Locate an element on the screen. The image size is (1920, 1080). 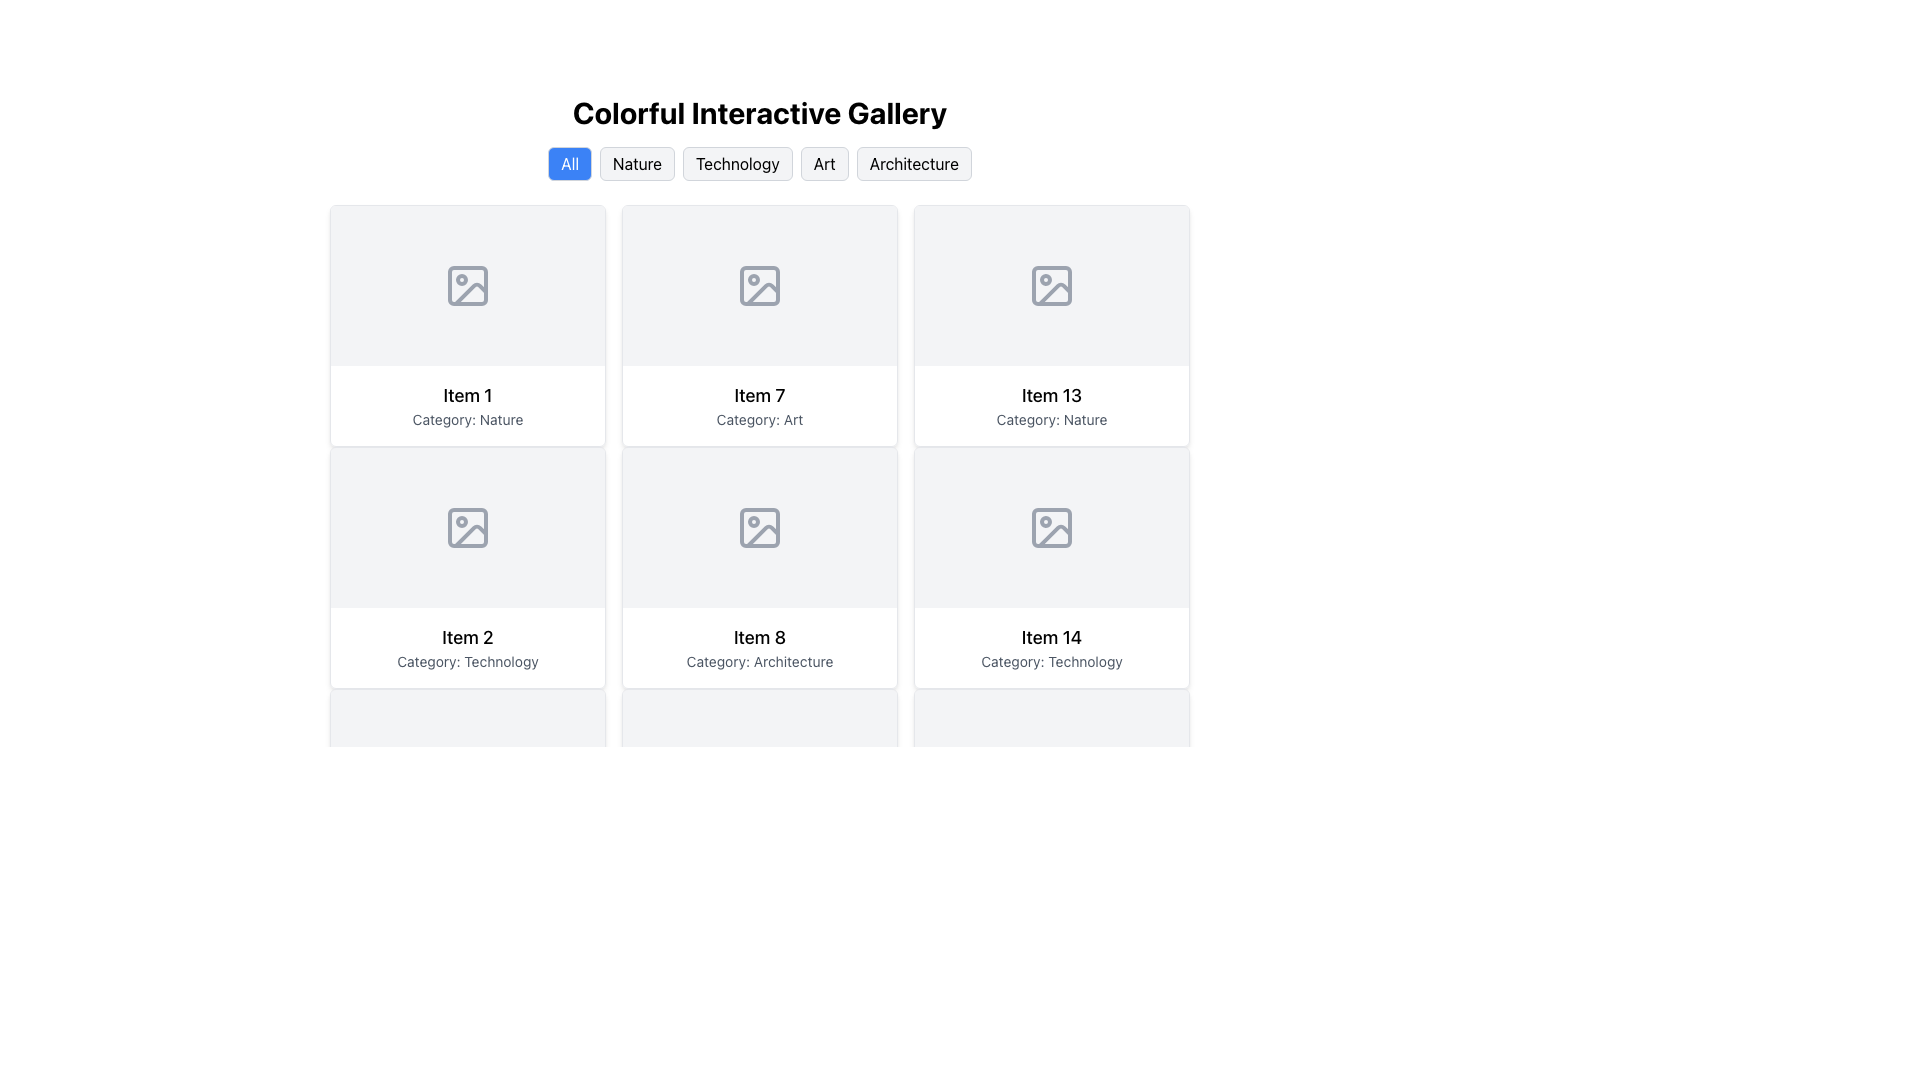
the text block that serves as a descriptive label for an item title and its associated category, located in the second row and third column of the grid under the heading 'Colorful Interactive Gallery' is located at coordinates (1050, 405).